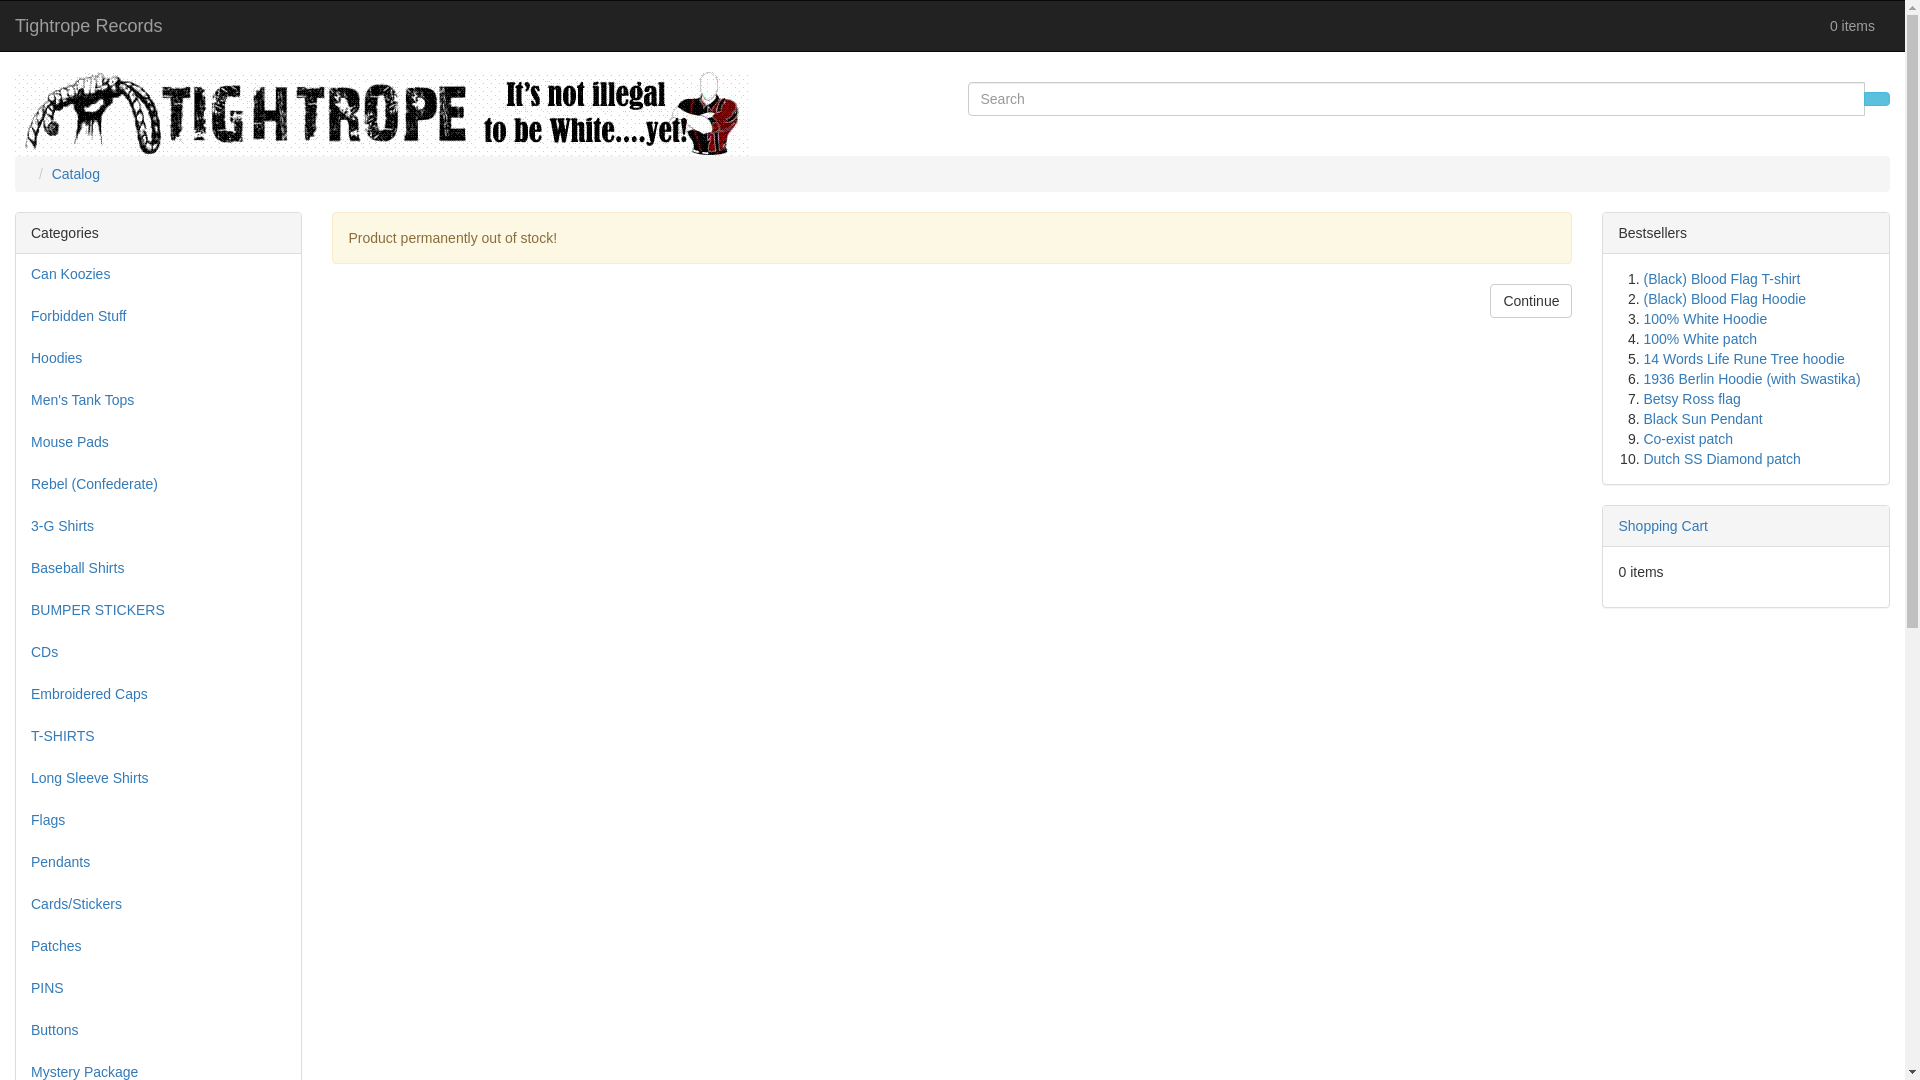 The height and width of the screenshot is (1080, 1920). I want to click on 'Forbidden Stuff', so click(157, 315).